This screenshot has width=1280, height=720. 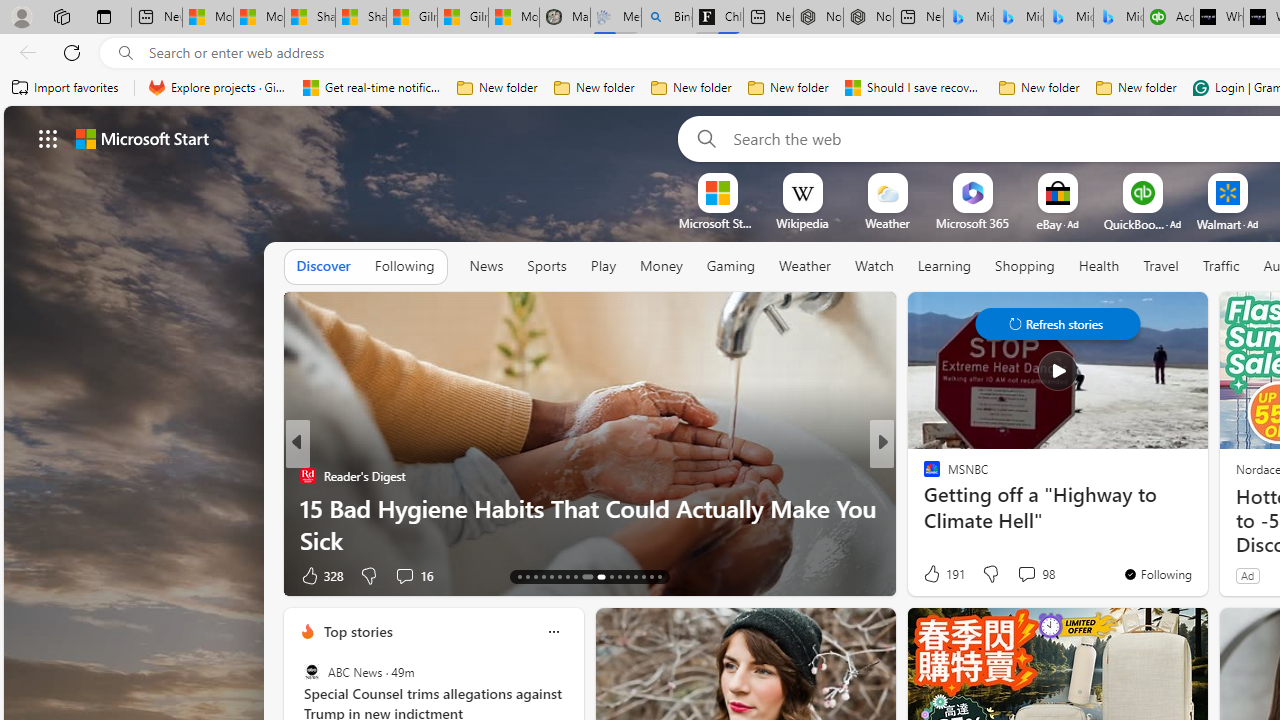 What do you see at coordinates (543, 577) in the screenshot?
I see `'AutomationID: tab-16'` at bounding box center [543, 577].